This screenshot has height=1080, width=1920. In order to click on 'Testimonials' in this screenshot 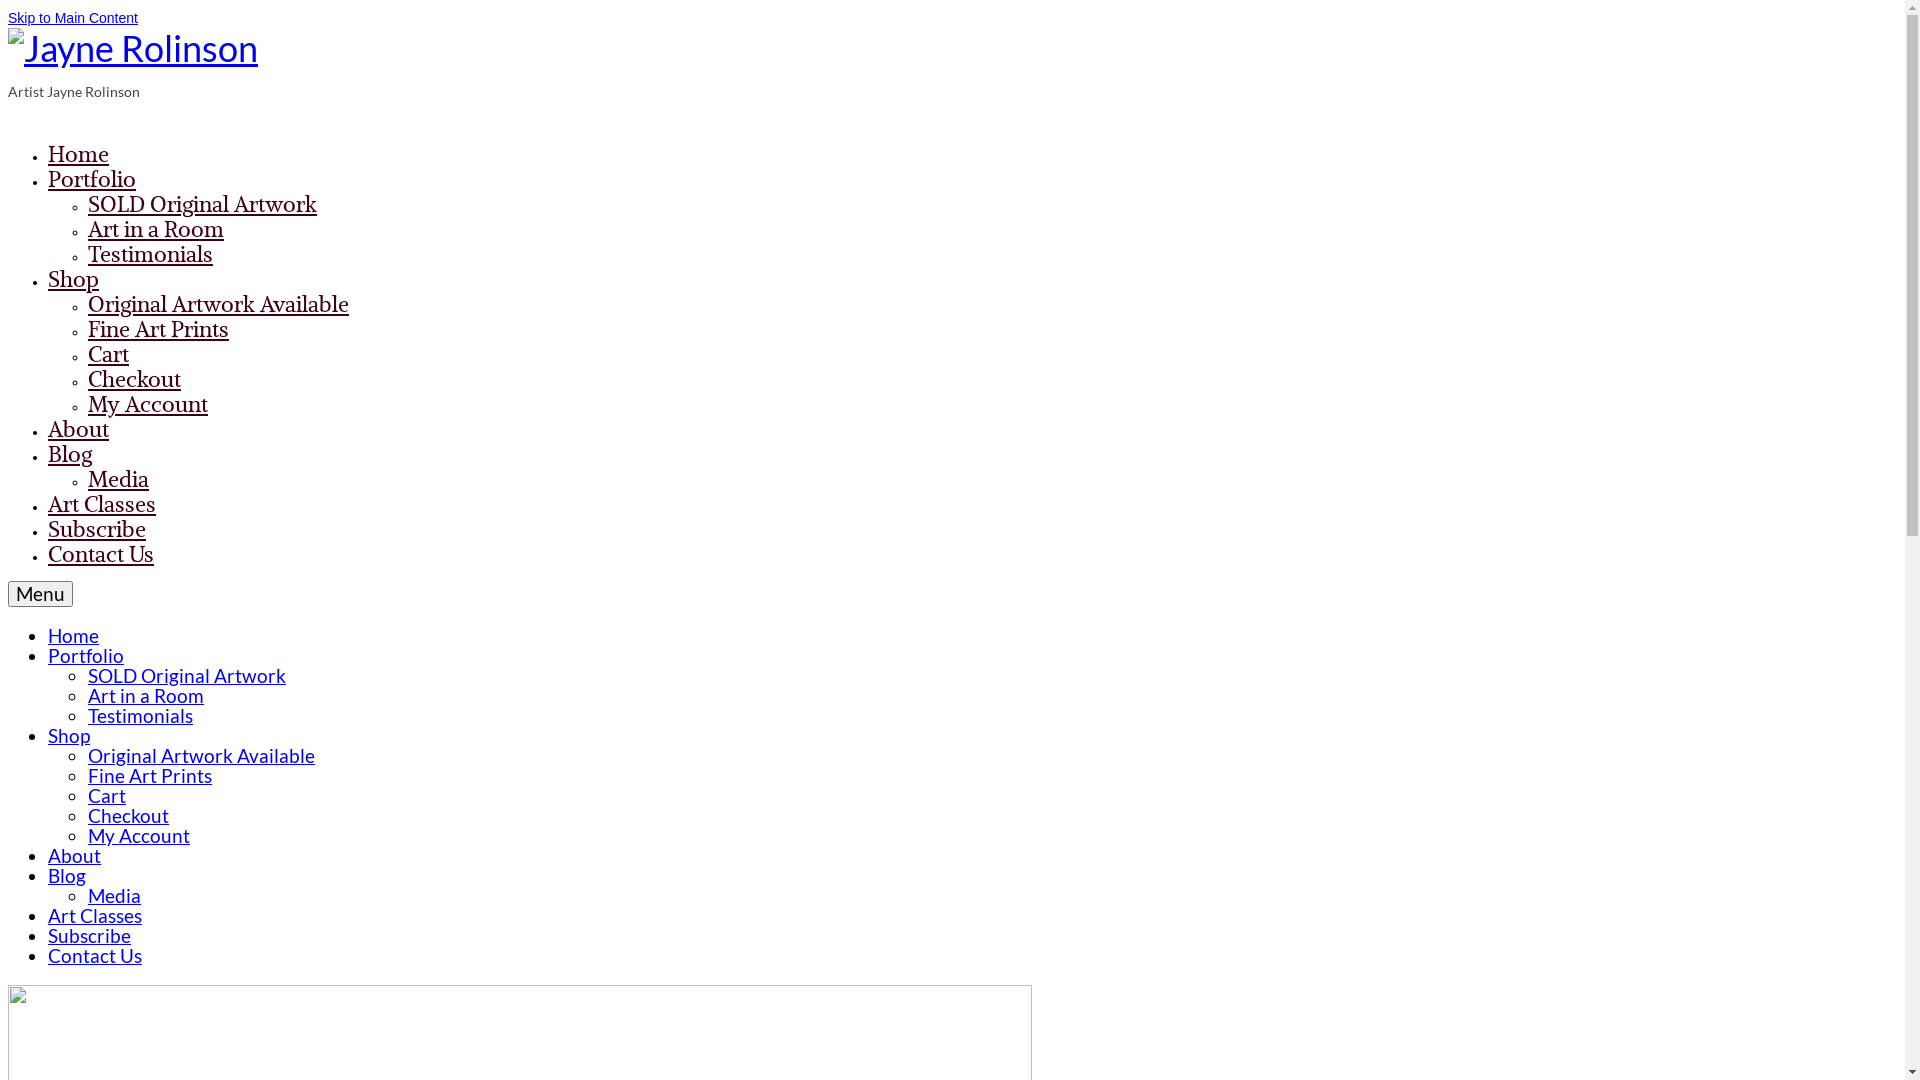, I will do `click(86, 253)`.